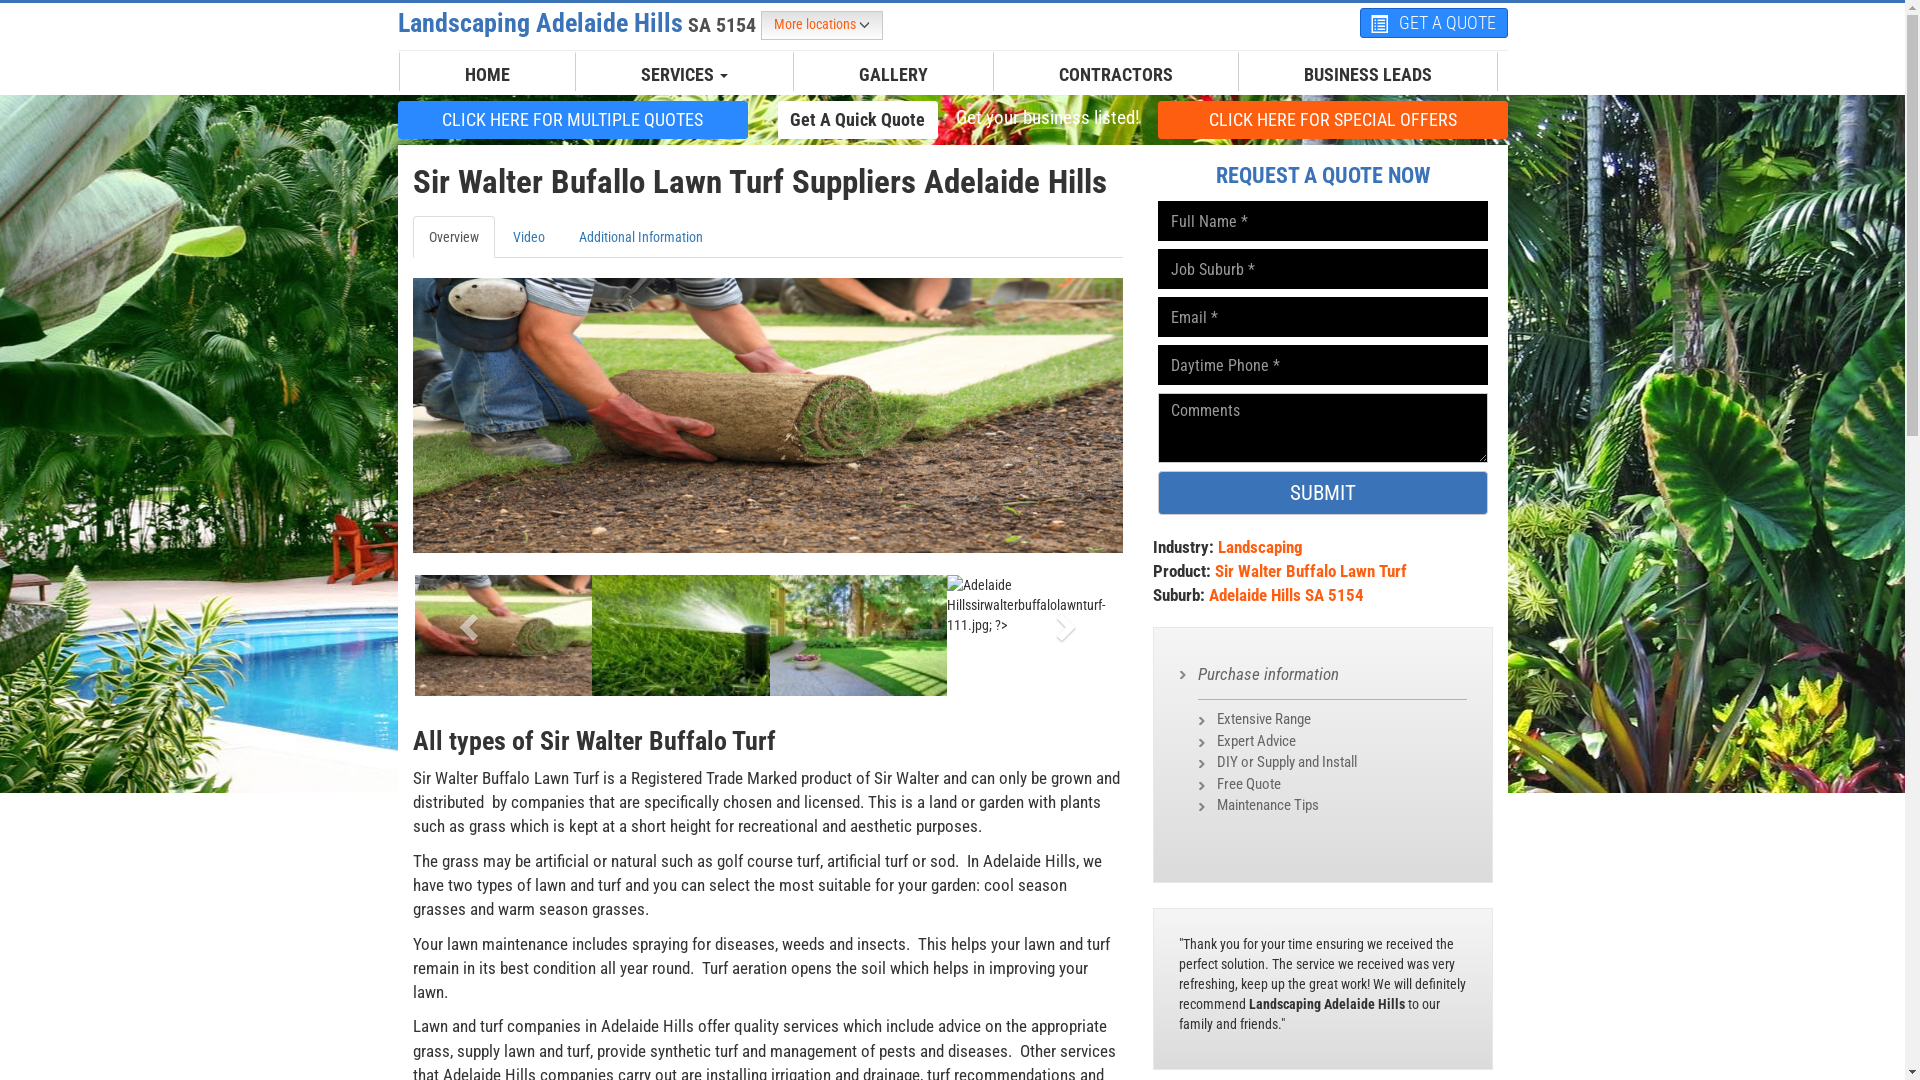 This screenshot has width=1920, height=1080. I want to click on 'CONTRACTORS', so click(1115, 73).